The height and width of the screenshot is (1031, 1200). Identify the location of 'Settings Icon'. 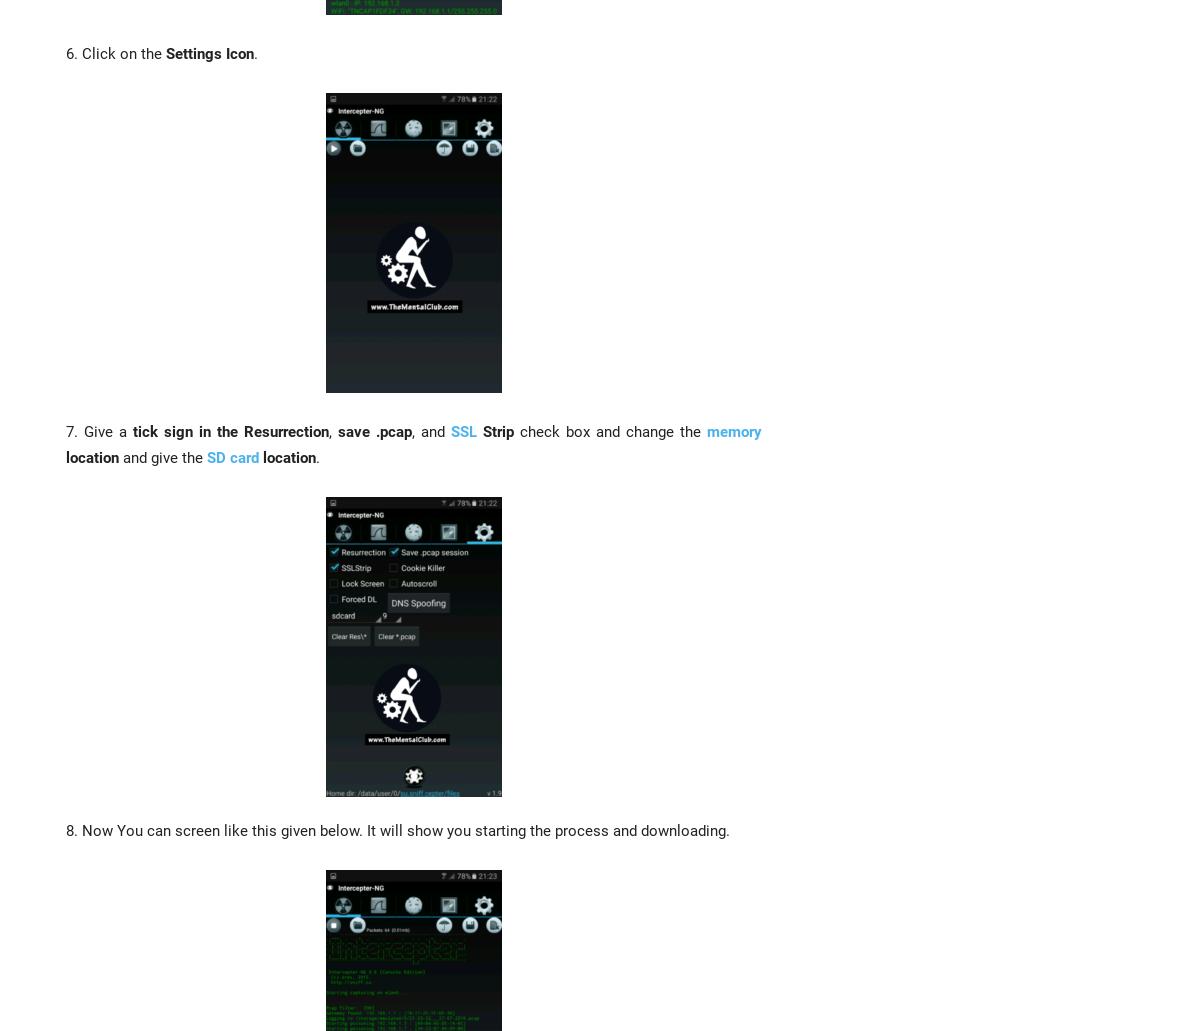
(209, 52).